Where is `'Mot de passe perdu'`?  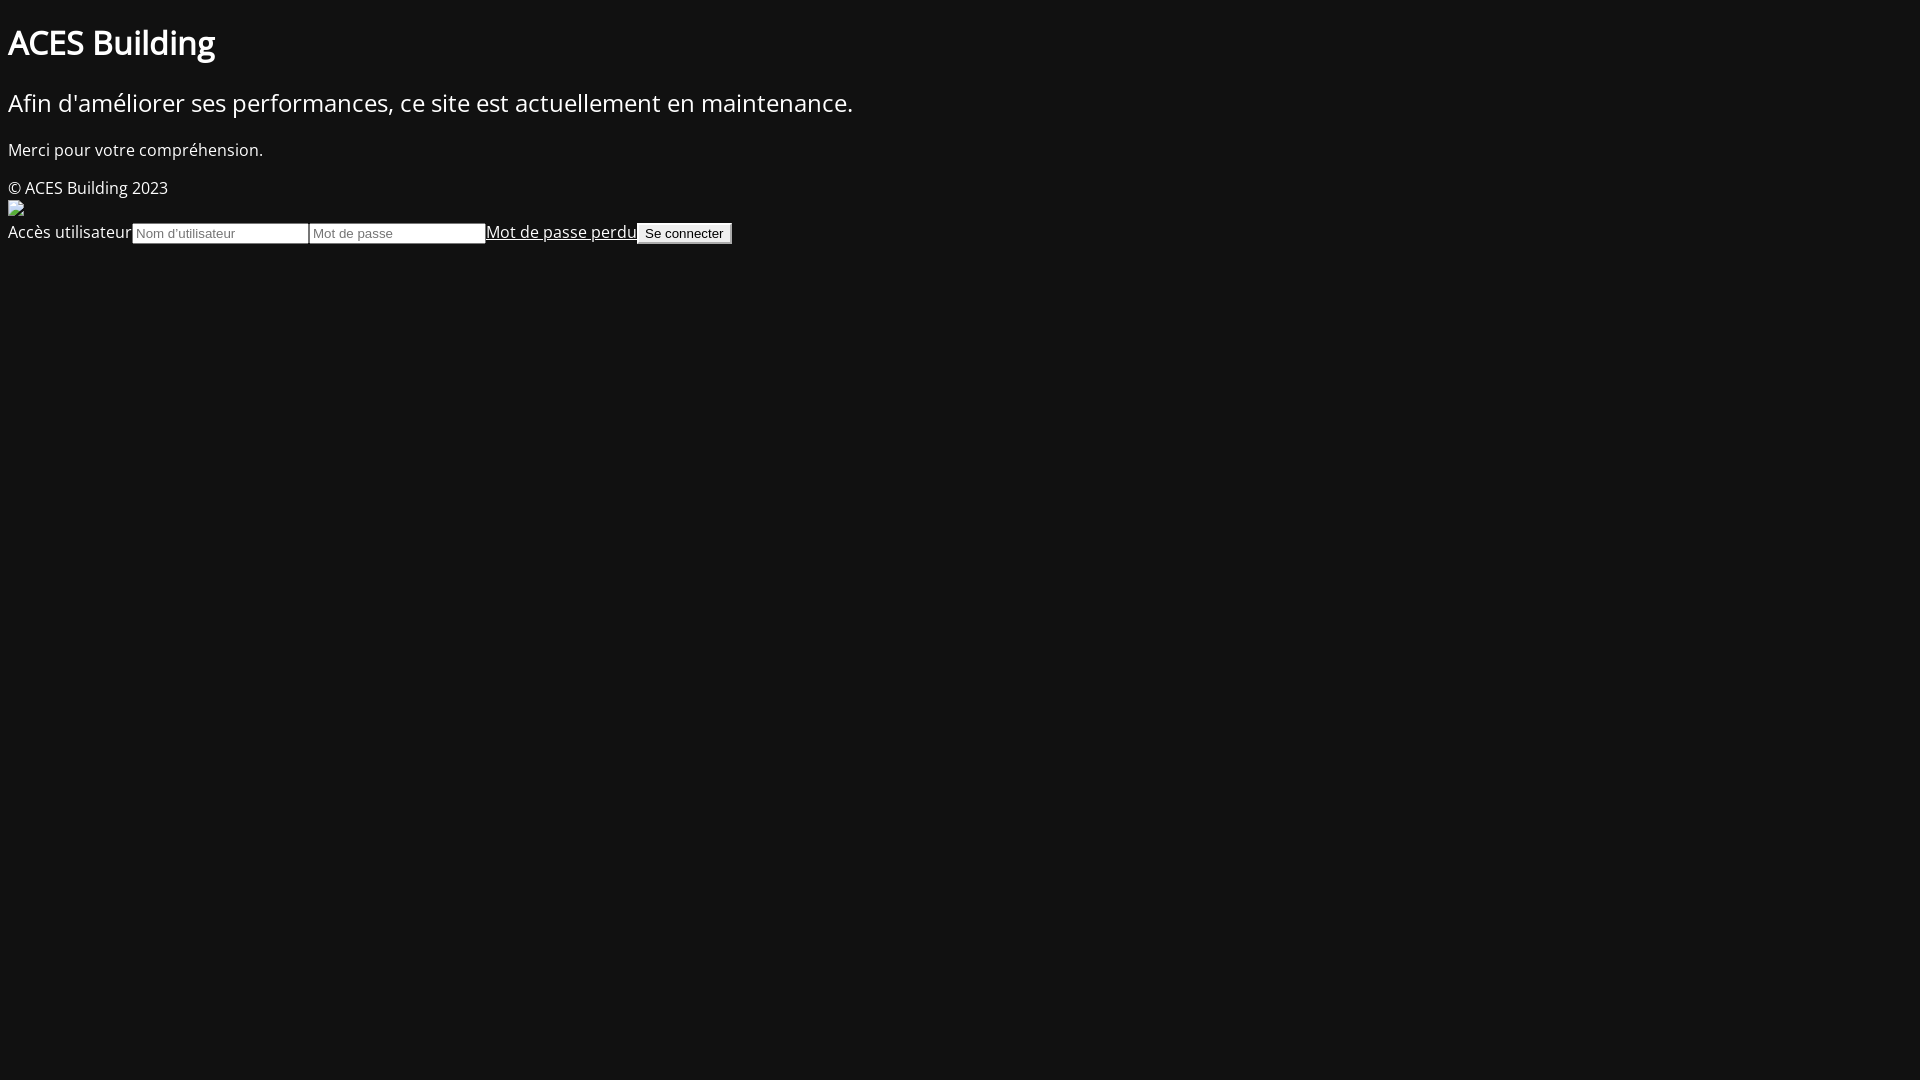
'Mot de passe perdu' is located at coordinates (560, 230).